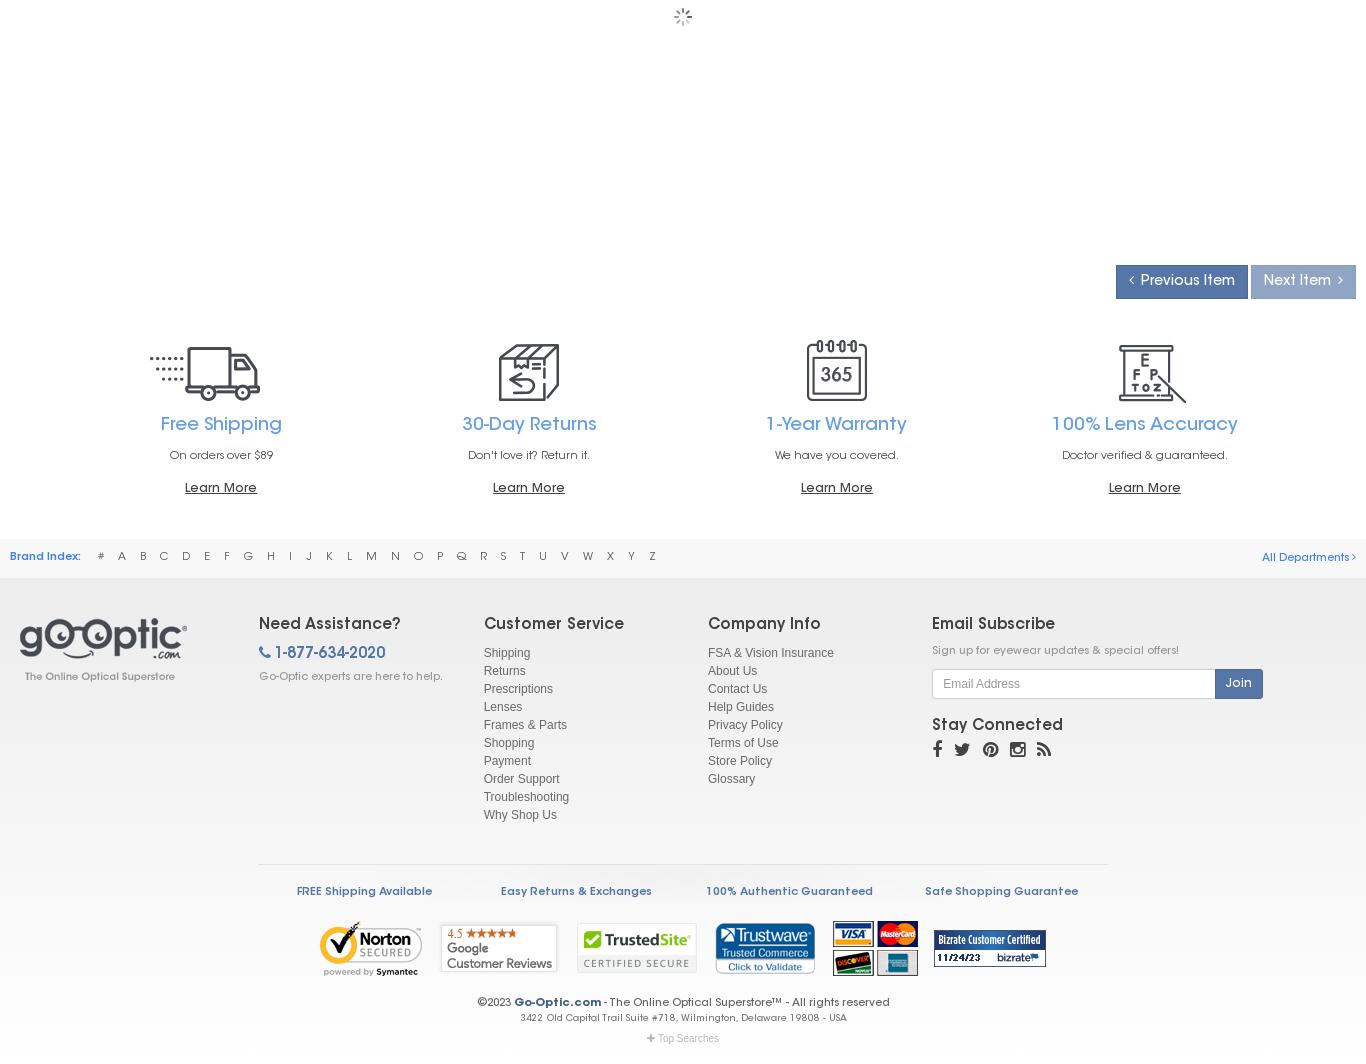  I want to click on 'On orders over $89', so click(219, 455).